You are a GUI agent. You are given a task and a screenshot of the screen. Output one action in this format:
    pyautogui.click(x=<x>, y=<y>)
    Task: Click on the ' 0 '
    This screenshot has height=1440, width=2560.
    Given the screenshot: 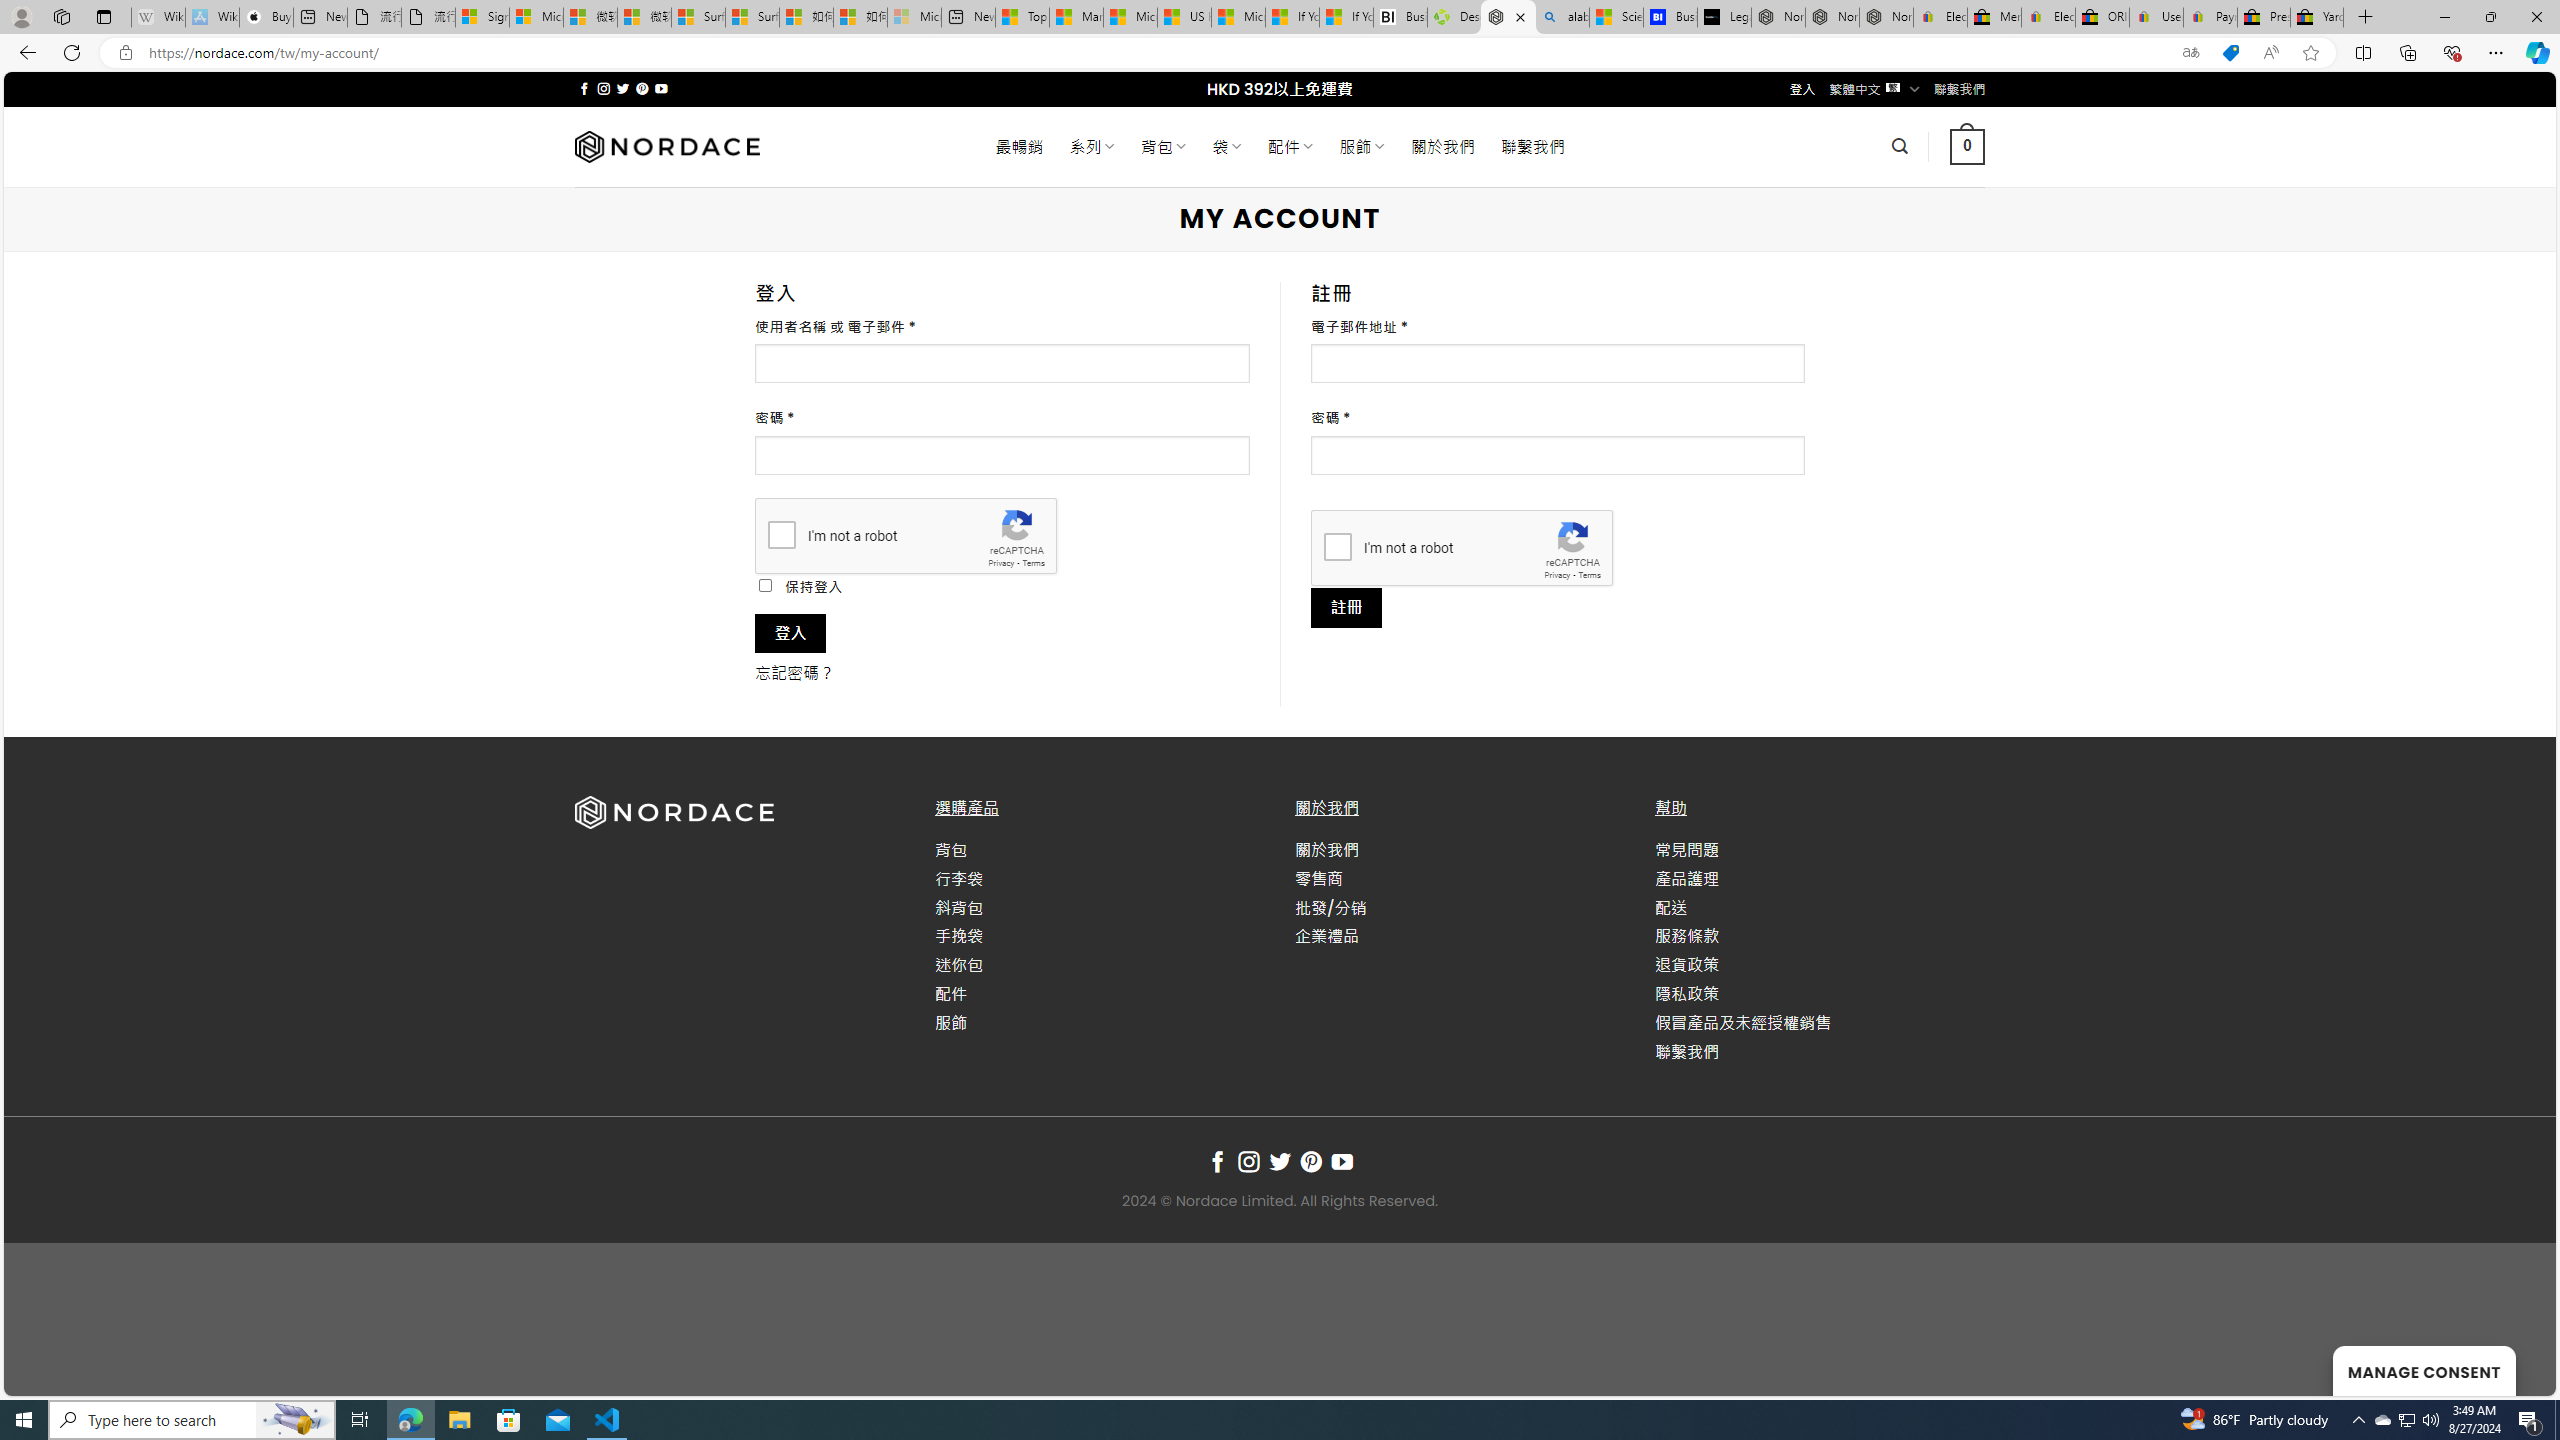 What is the action you would take?
    pyautogui.click(x=1965, y=145)
    